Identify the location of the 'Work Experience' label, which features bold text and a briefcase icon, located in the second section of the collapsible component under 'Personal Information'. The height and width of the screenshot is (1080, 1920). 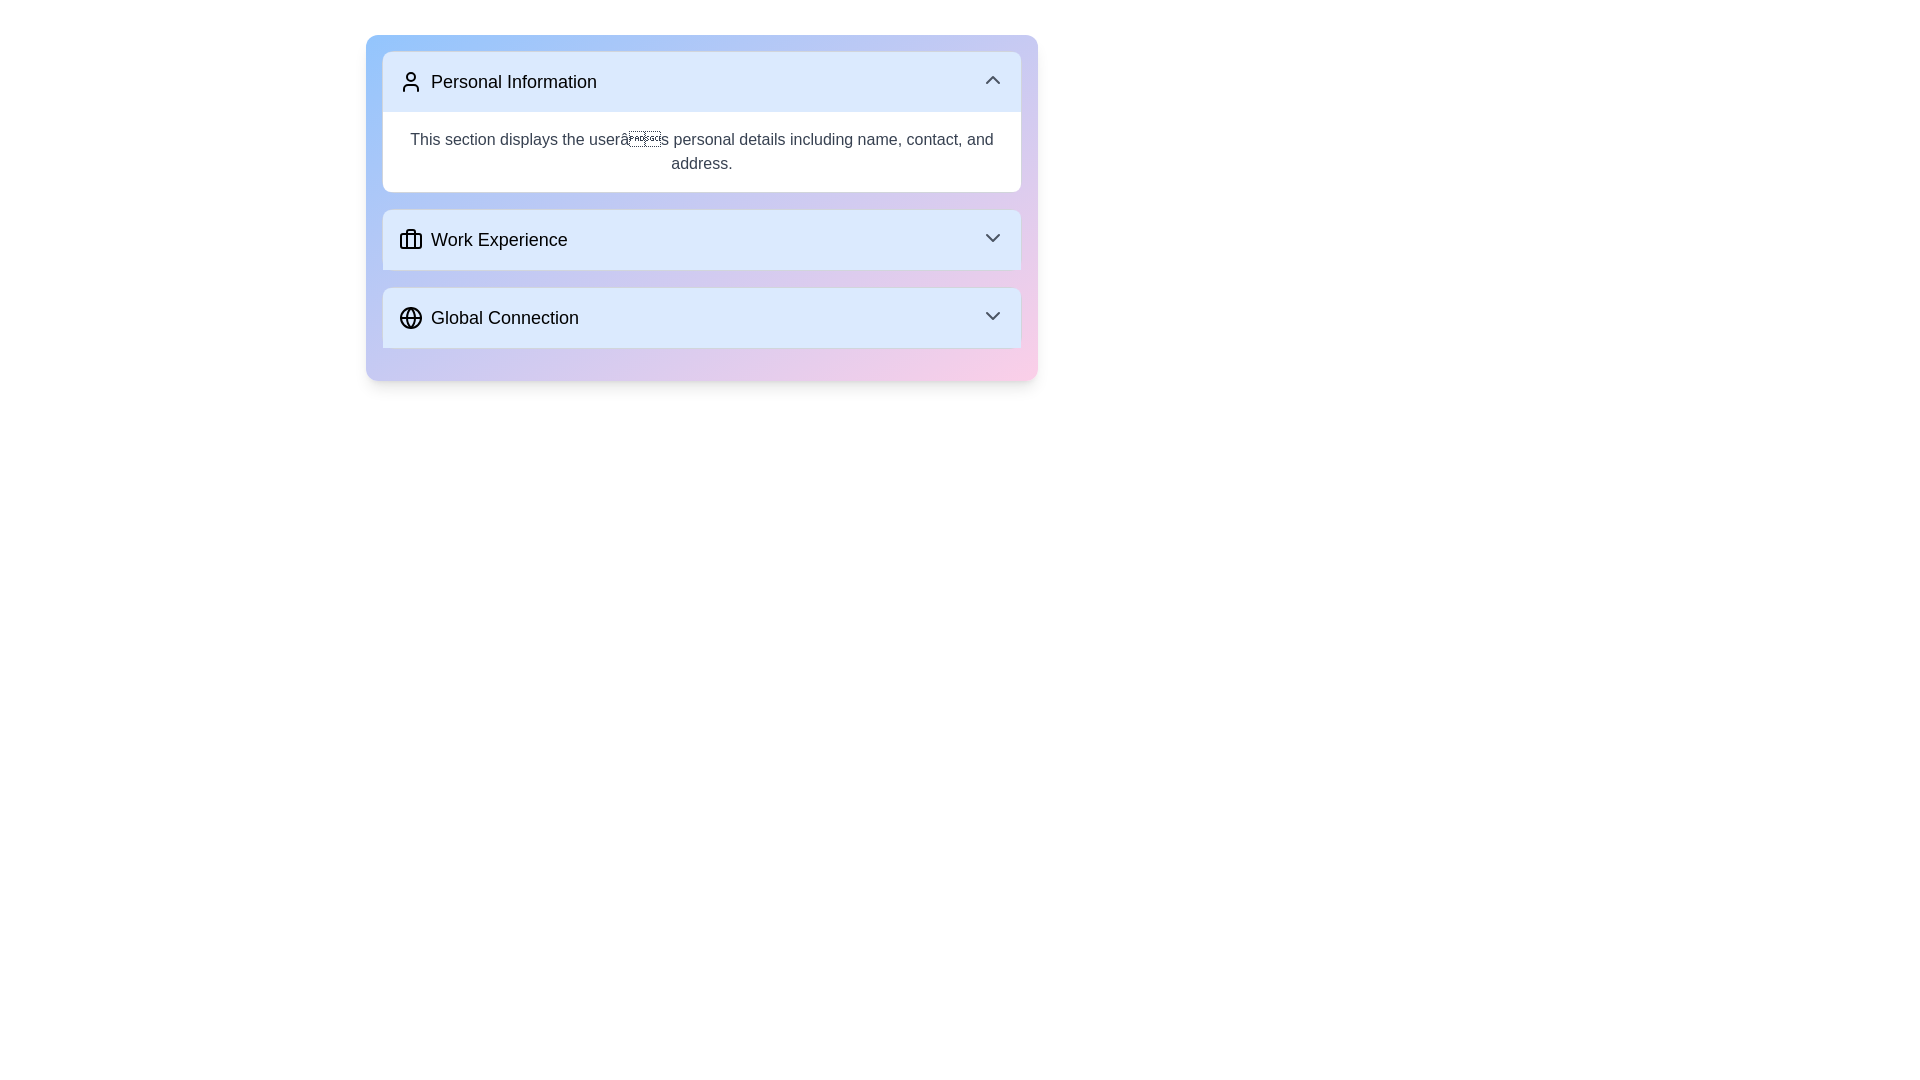
(483, 238).